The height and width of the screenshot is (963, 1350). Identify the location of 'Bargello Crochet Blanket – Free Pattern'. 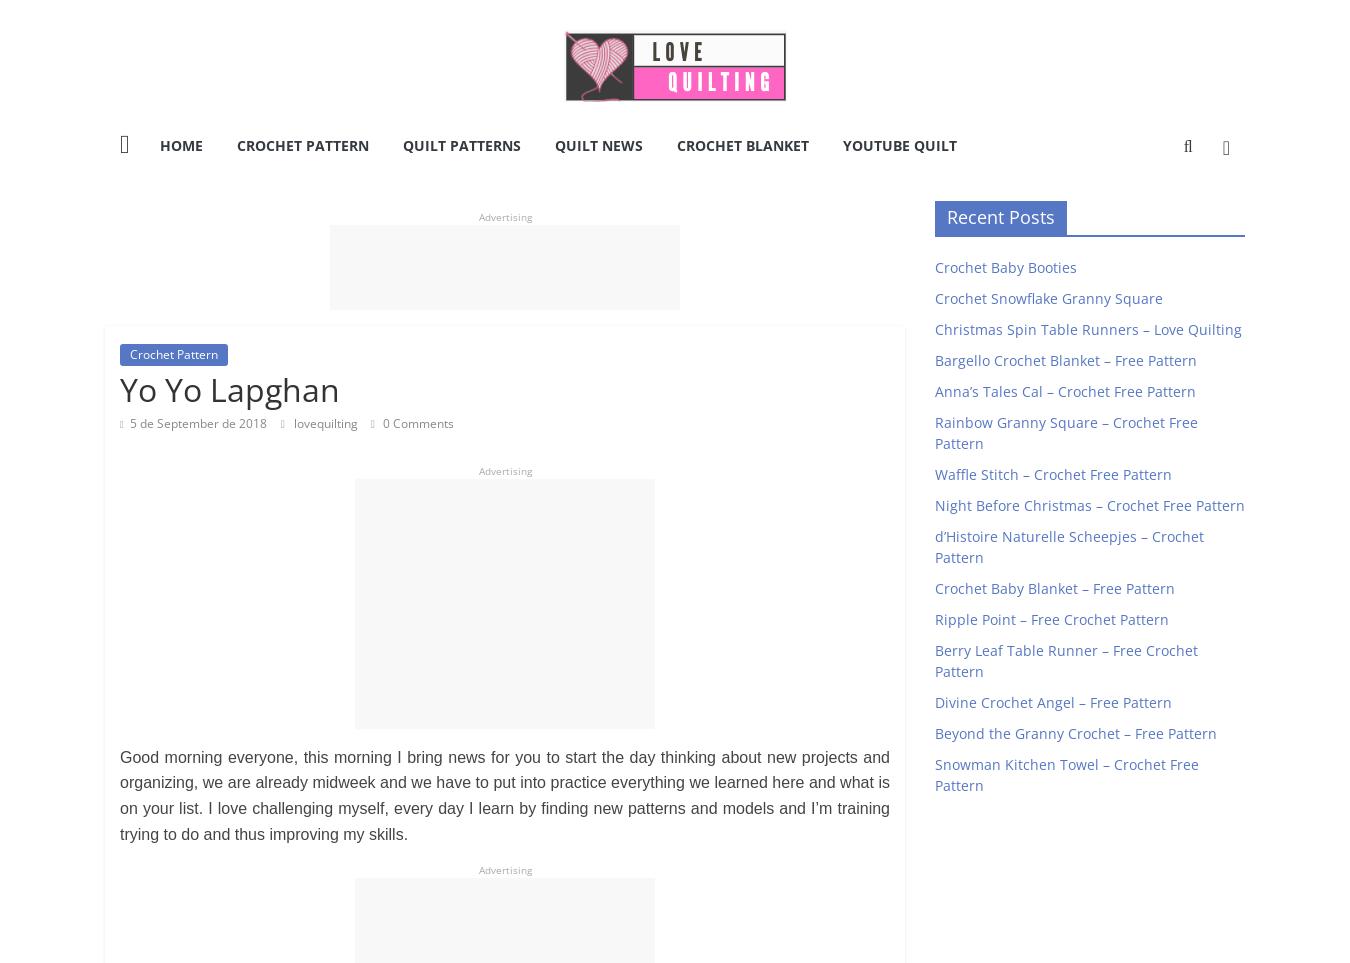
(1065, 358).